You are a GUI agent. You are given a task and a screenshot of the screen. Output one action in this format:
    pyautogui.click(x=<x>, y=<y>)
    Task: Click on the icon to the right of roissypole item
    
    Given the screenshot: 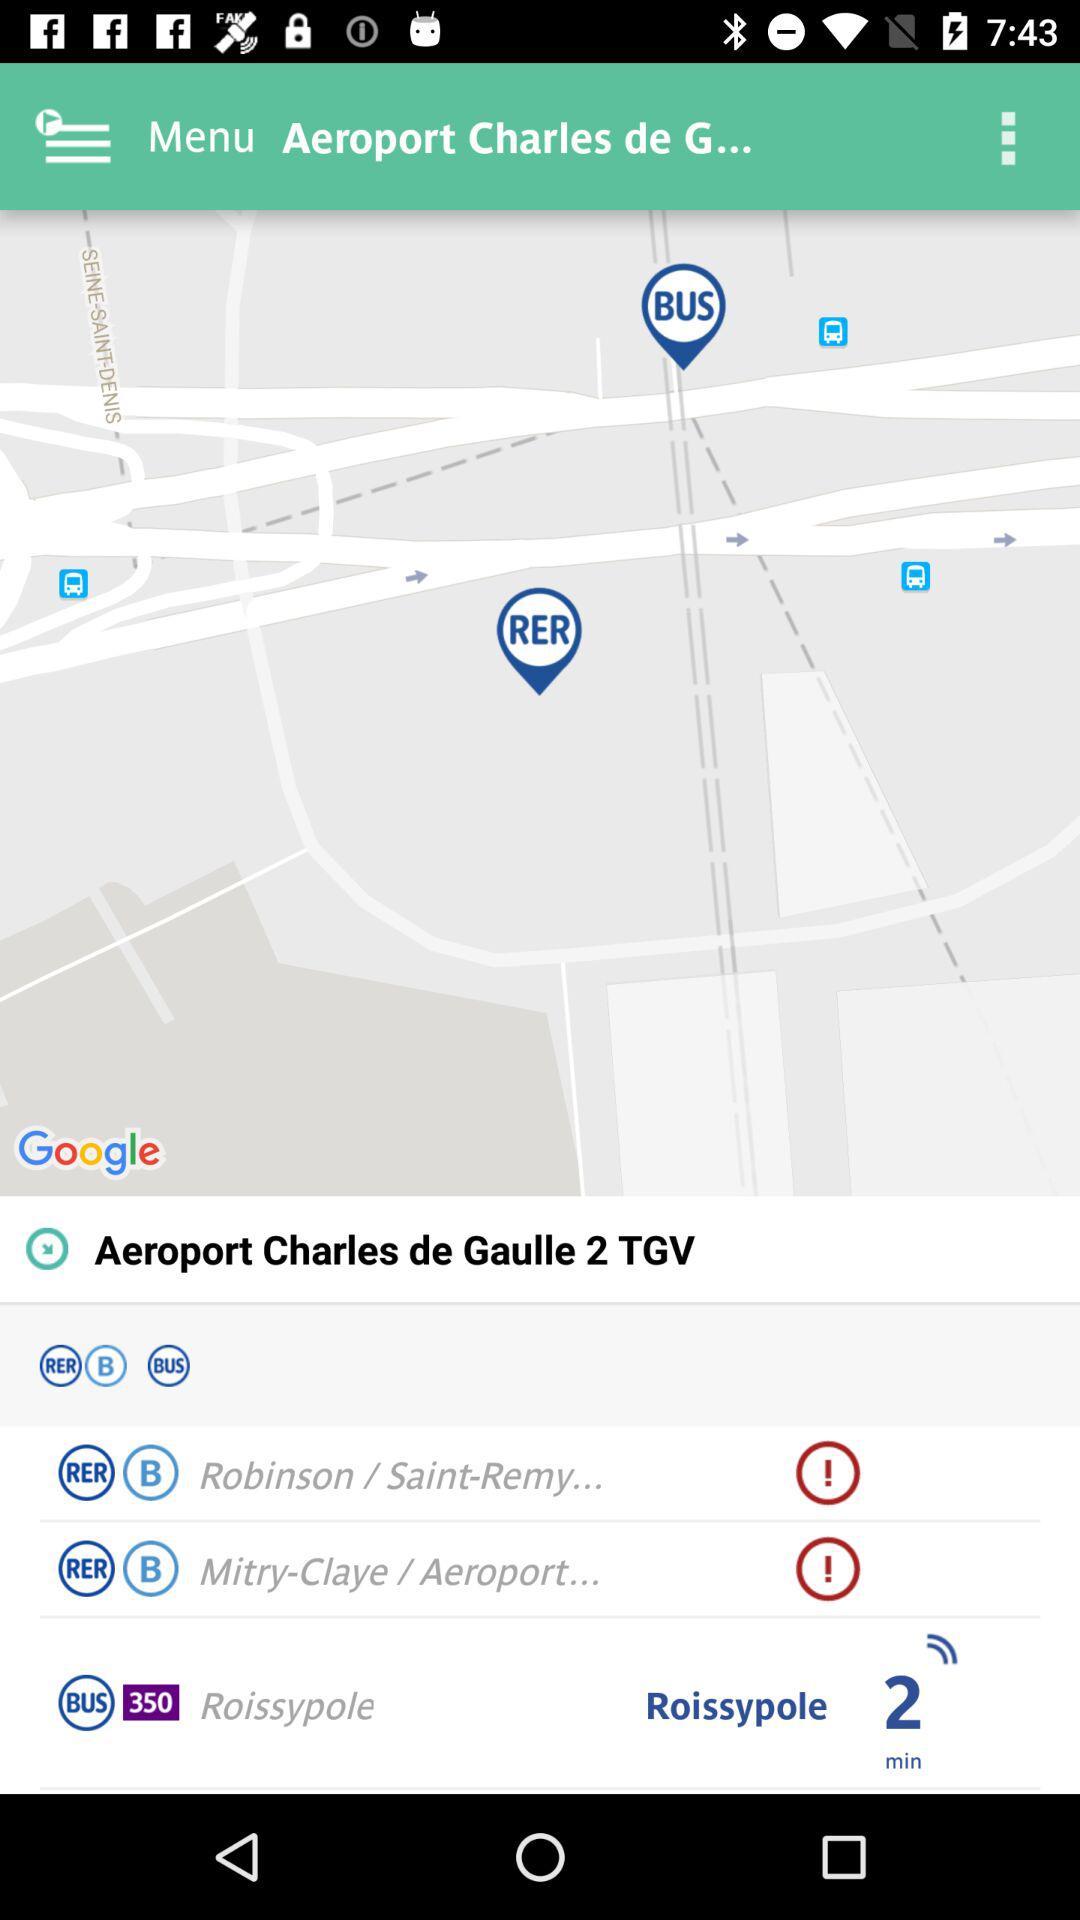 What is the action you would take?
    pyautogui.click(x=903, y=1758)
    